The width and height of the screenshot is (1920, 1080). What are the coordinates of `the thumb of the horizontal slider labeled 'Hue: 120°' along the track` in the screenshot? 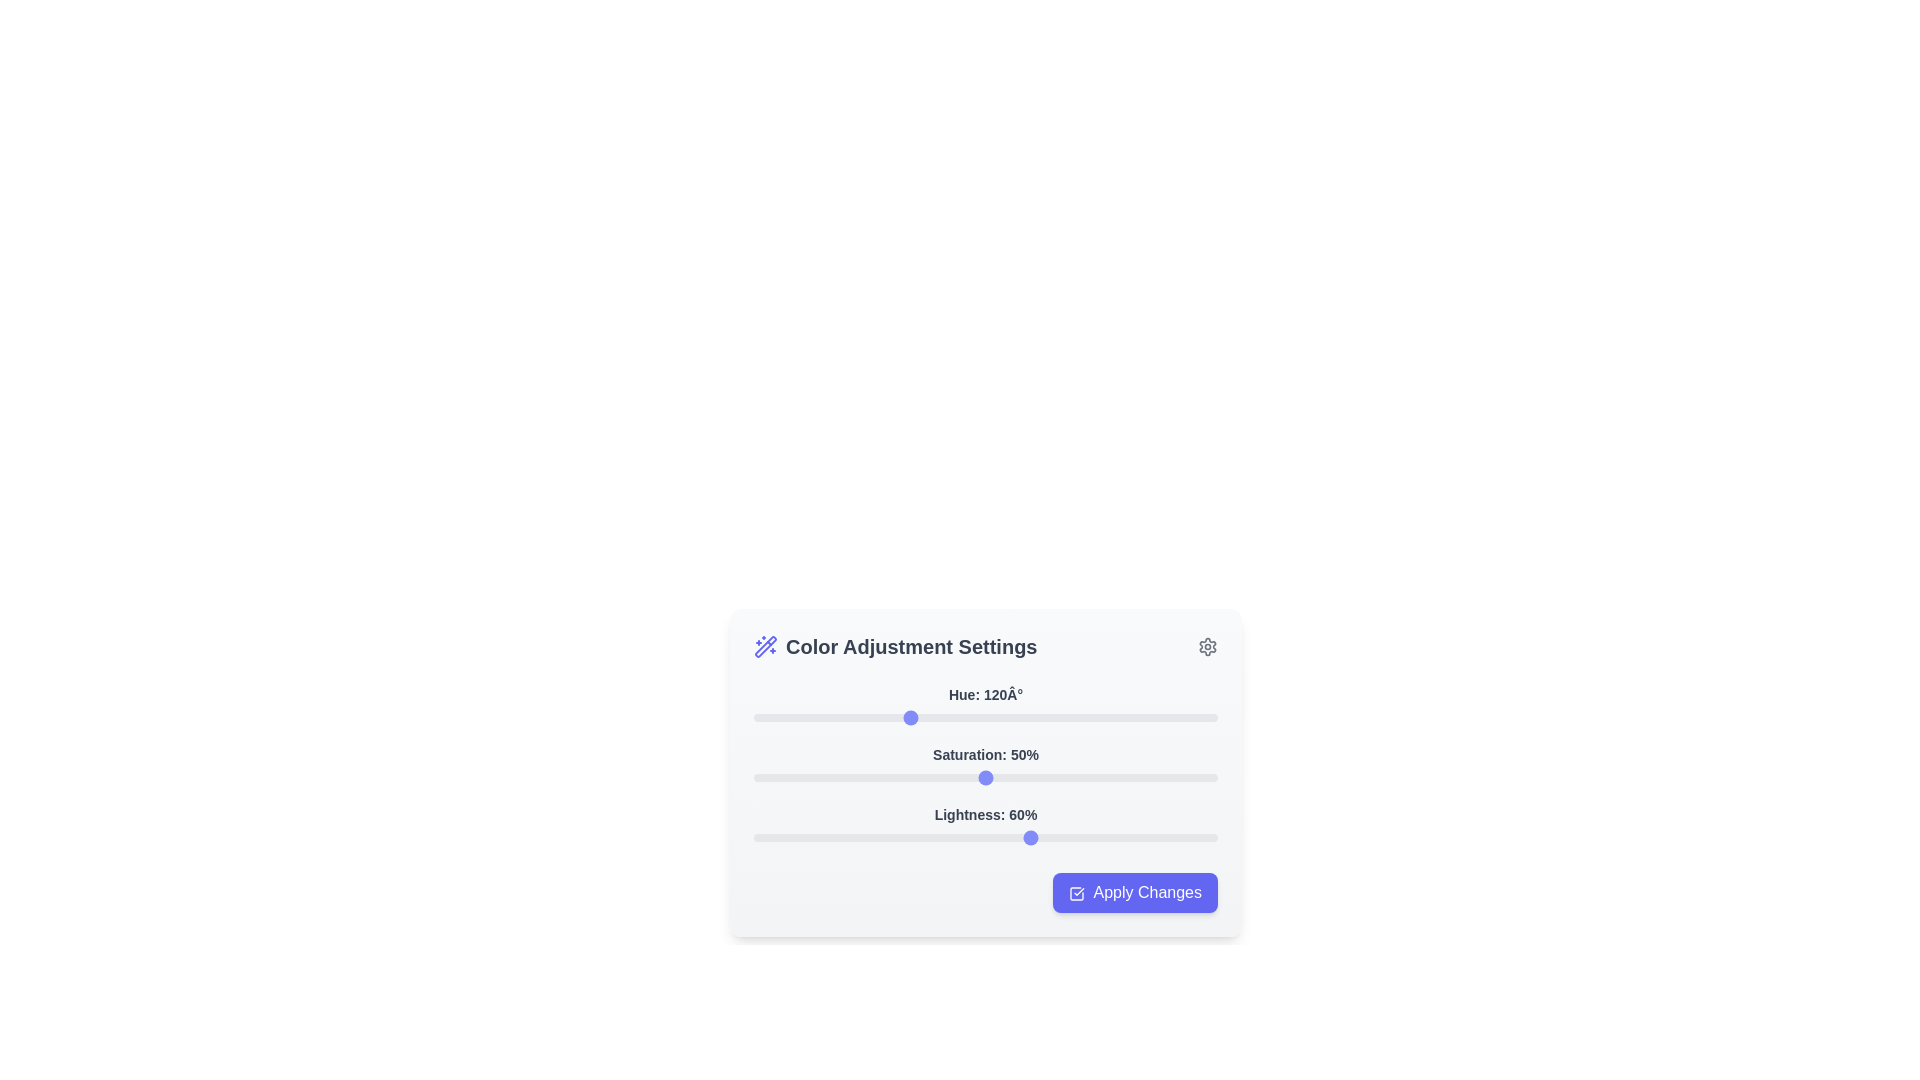 It's located at (985, 705).